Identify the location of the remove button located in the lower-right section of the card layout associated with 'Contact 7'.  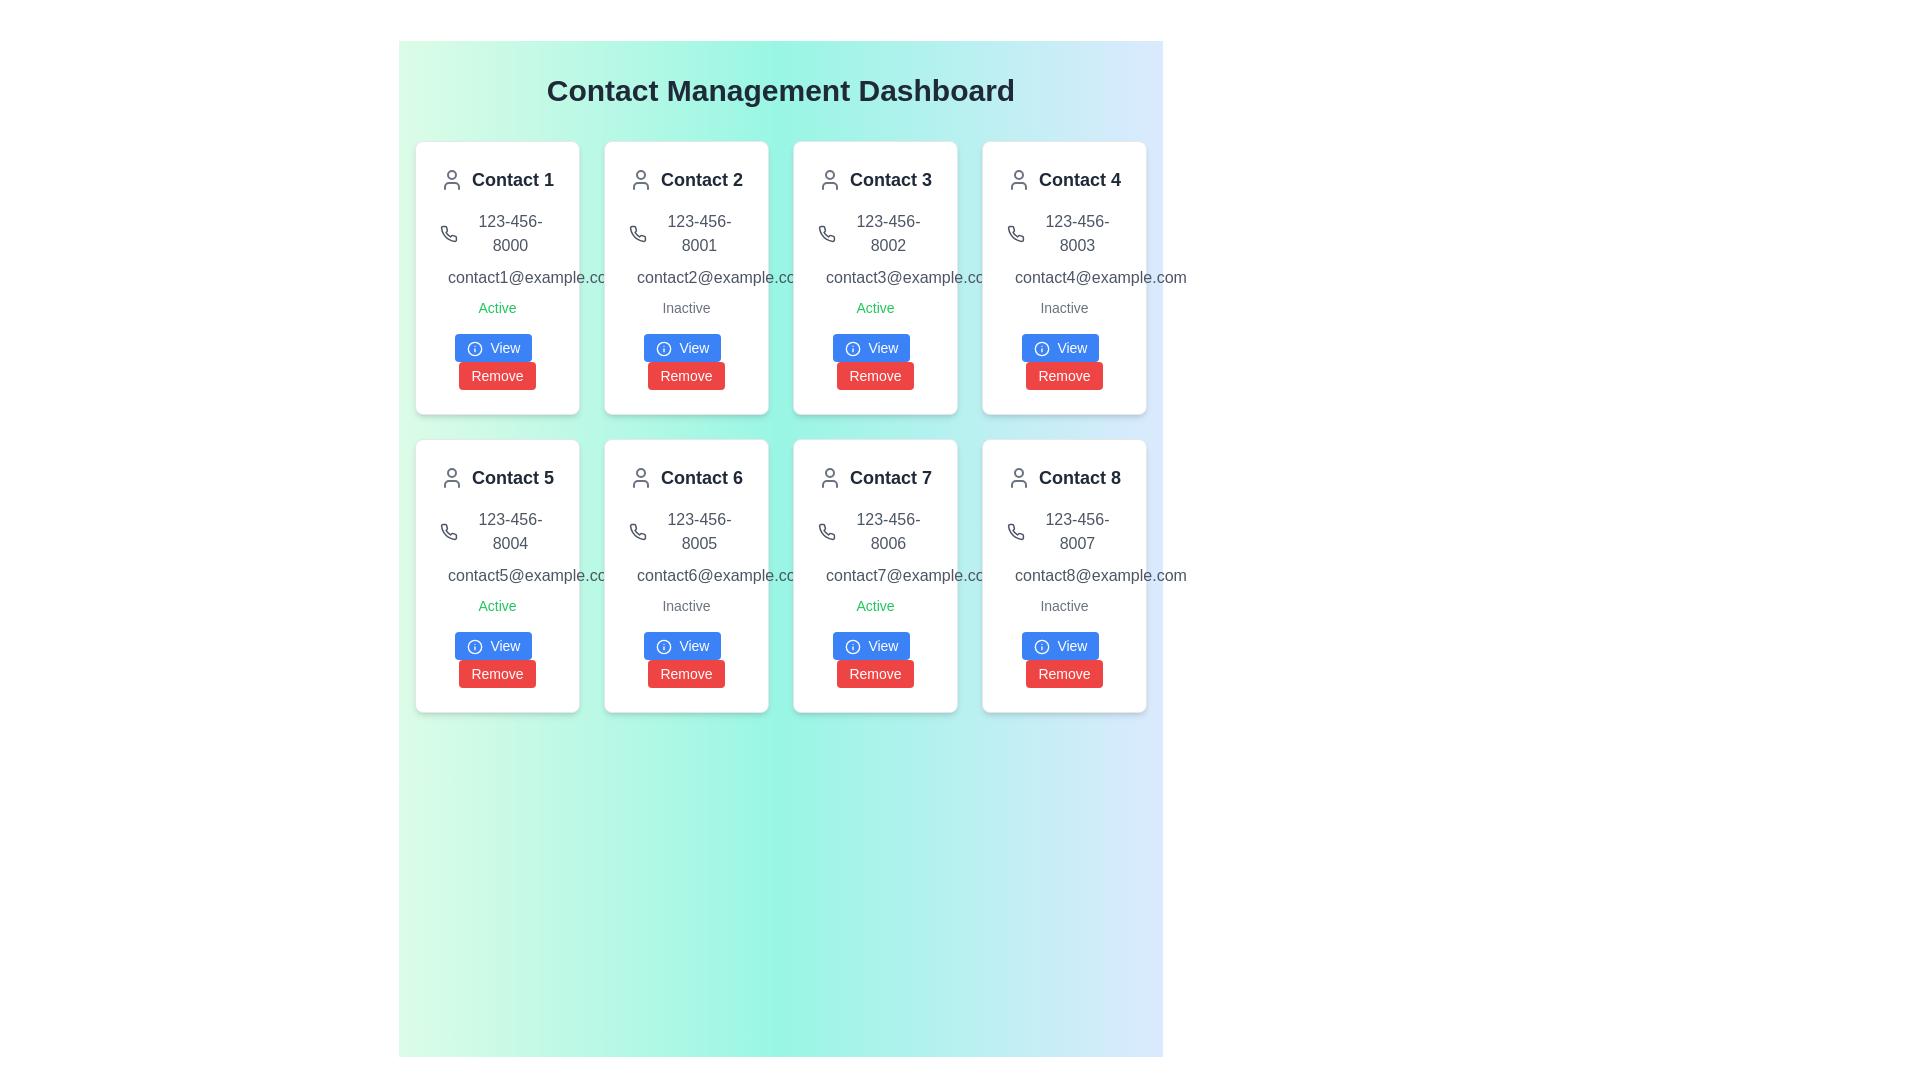
(875, 674).